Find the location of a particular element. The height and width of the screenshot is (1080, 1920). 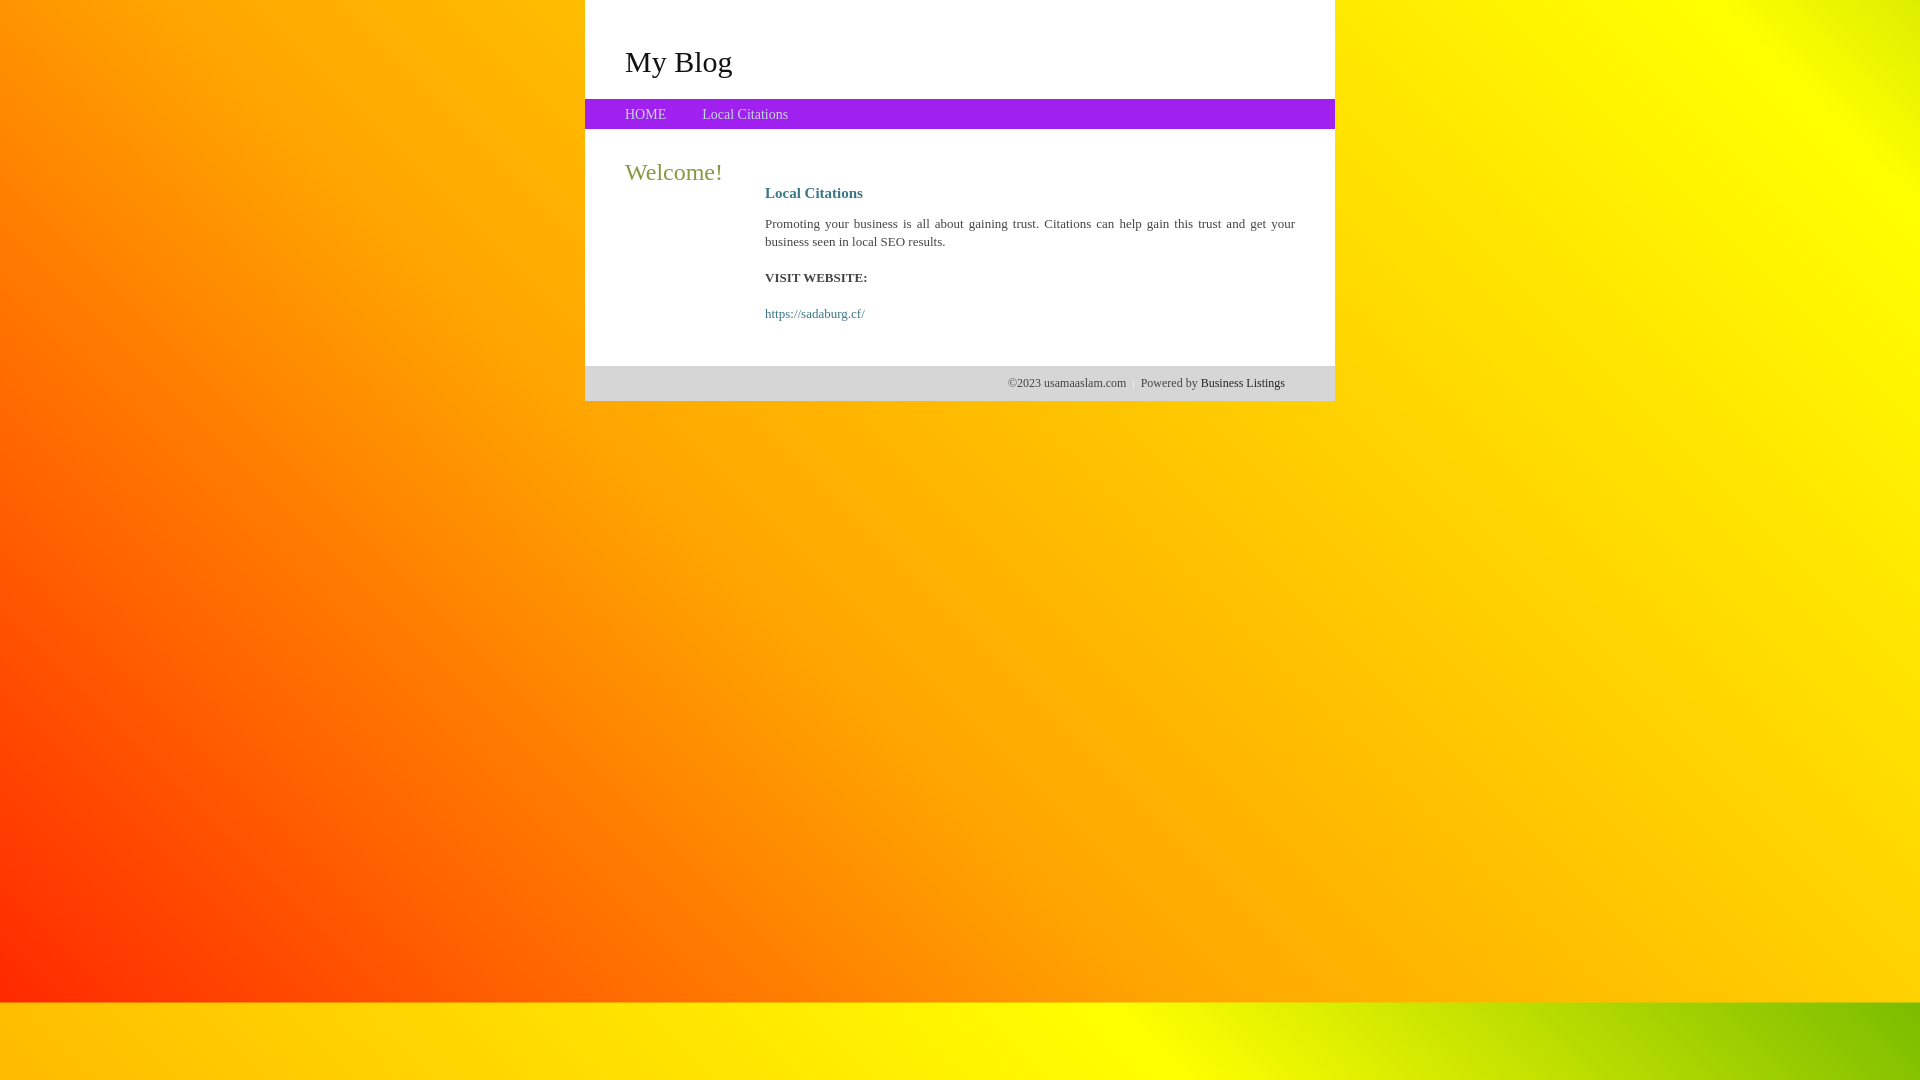

'https://sadaburg.cf/' is located at coordinates (815, 313).